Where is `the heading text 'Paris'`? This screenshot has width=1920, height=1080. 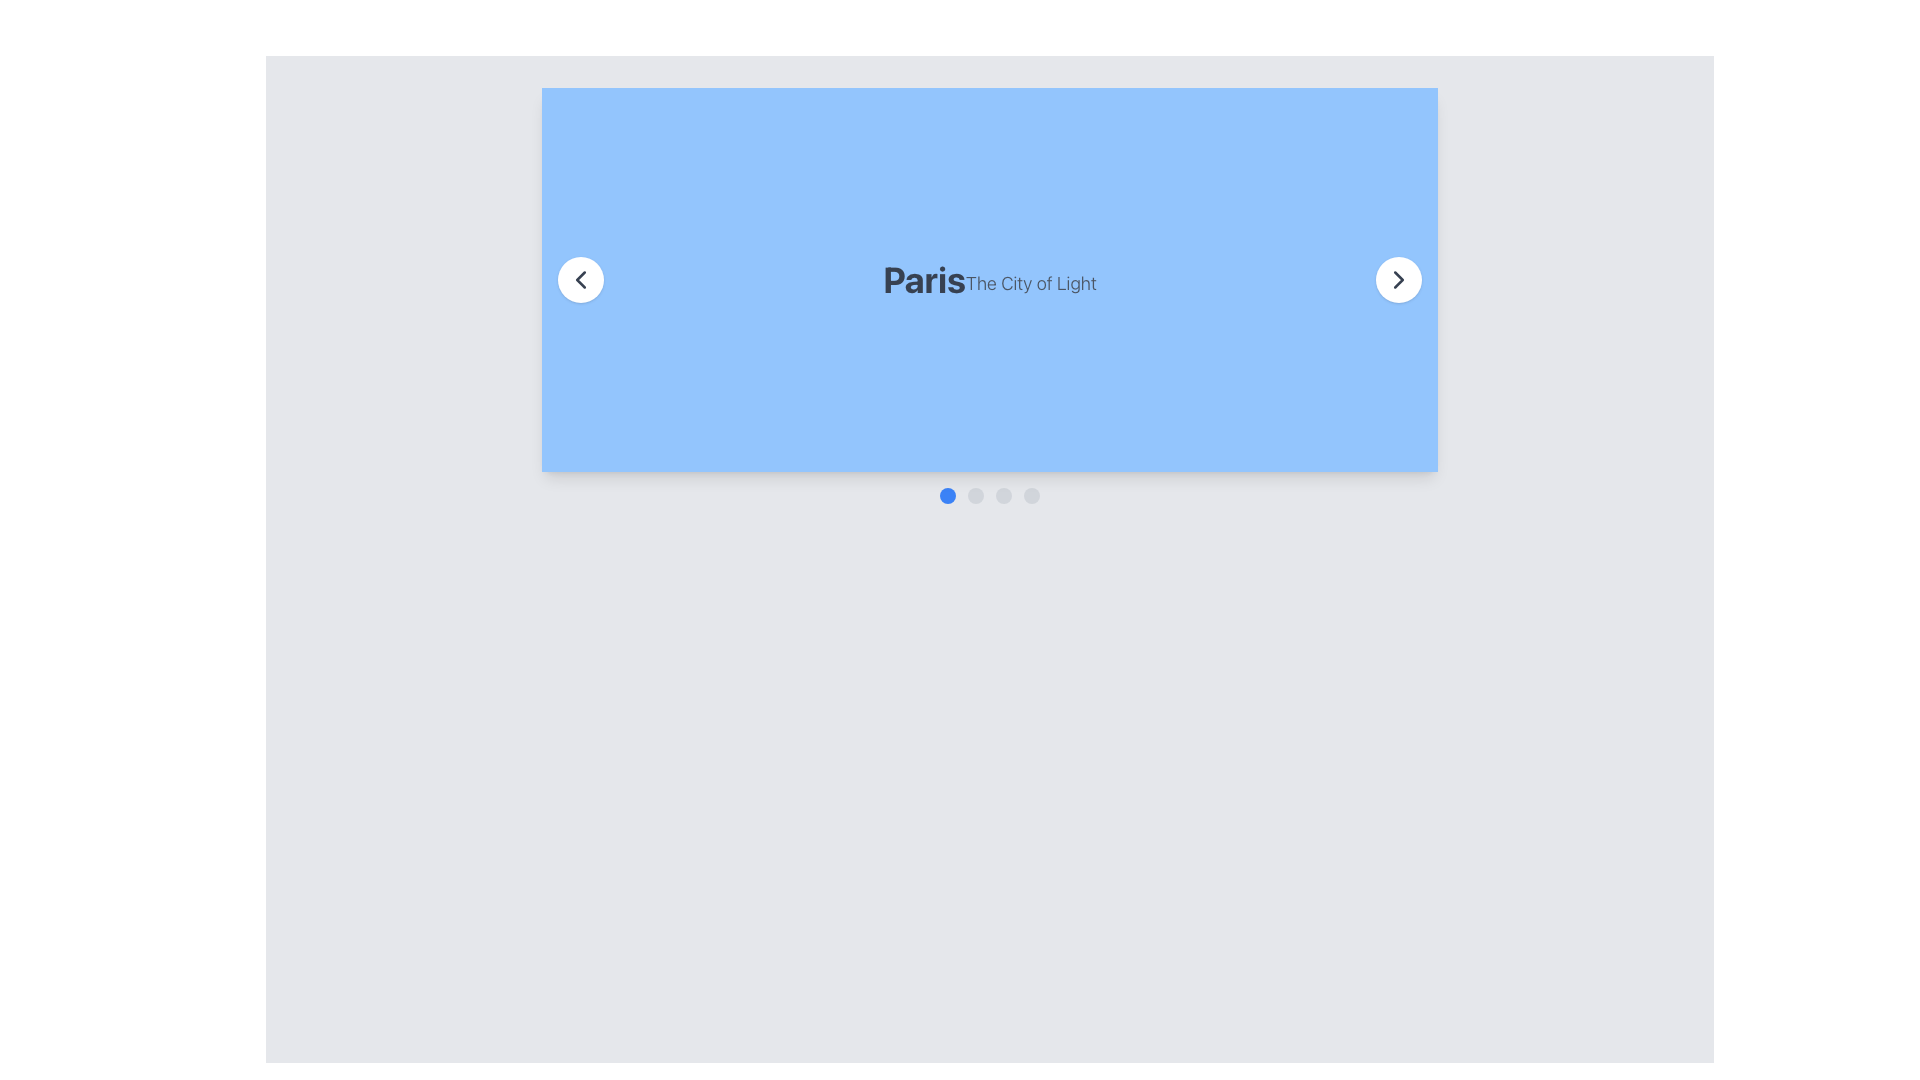 the heading text 'Paris' is located at coordinates (923, 280).